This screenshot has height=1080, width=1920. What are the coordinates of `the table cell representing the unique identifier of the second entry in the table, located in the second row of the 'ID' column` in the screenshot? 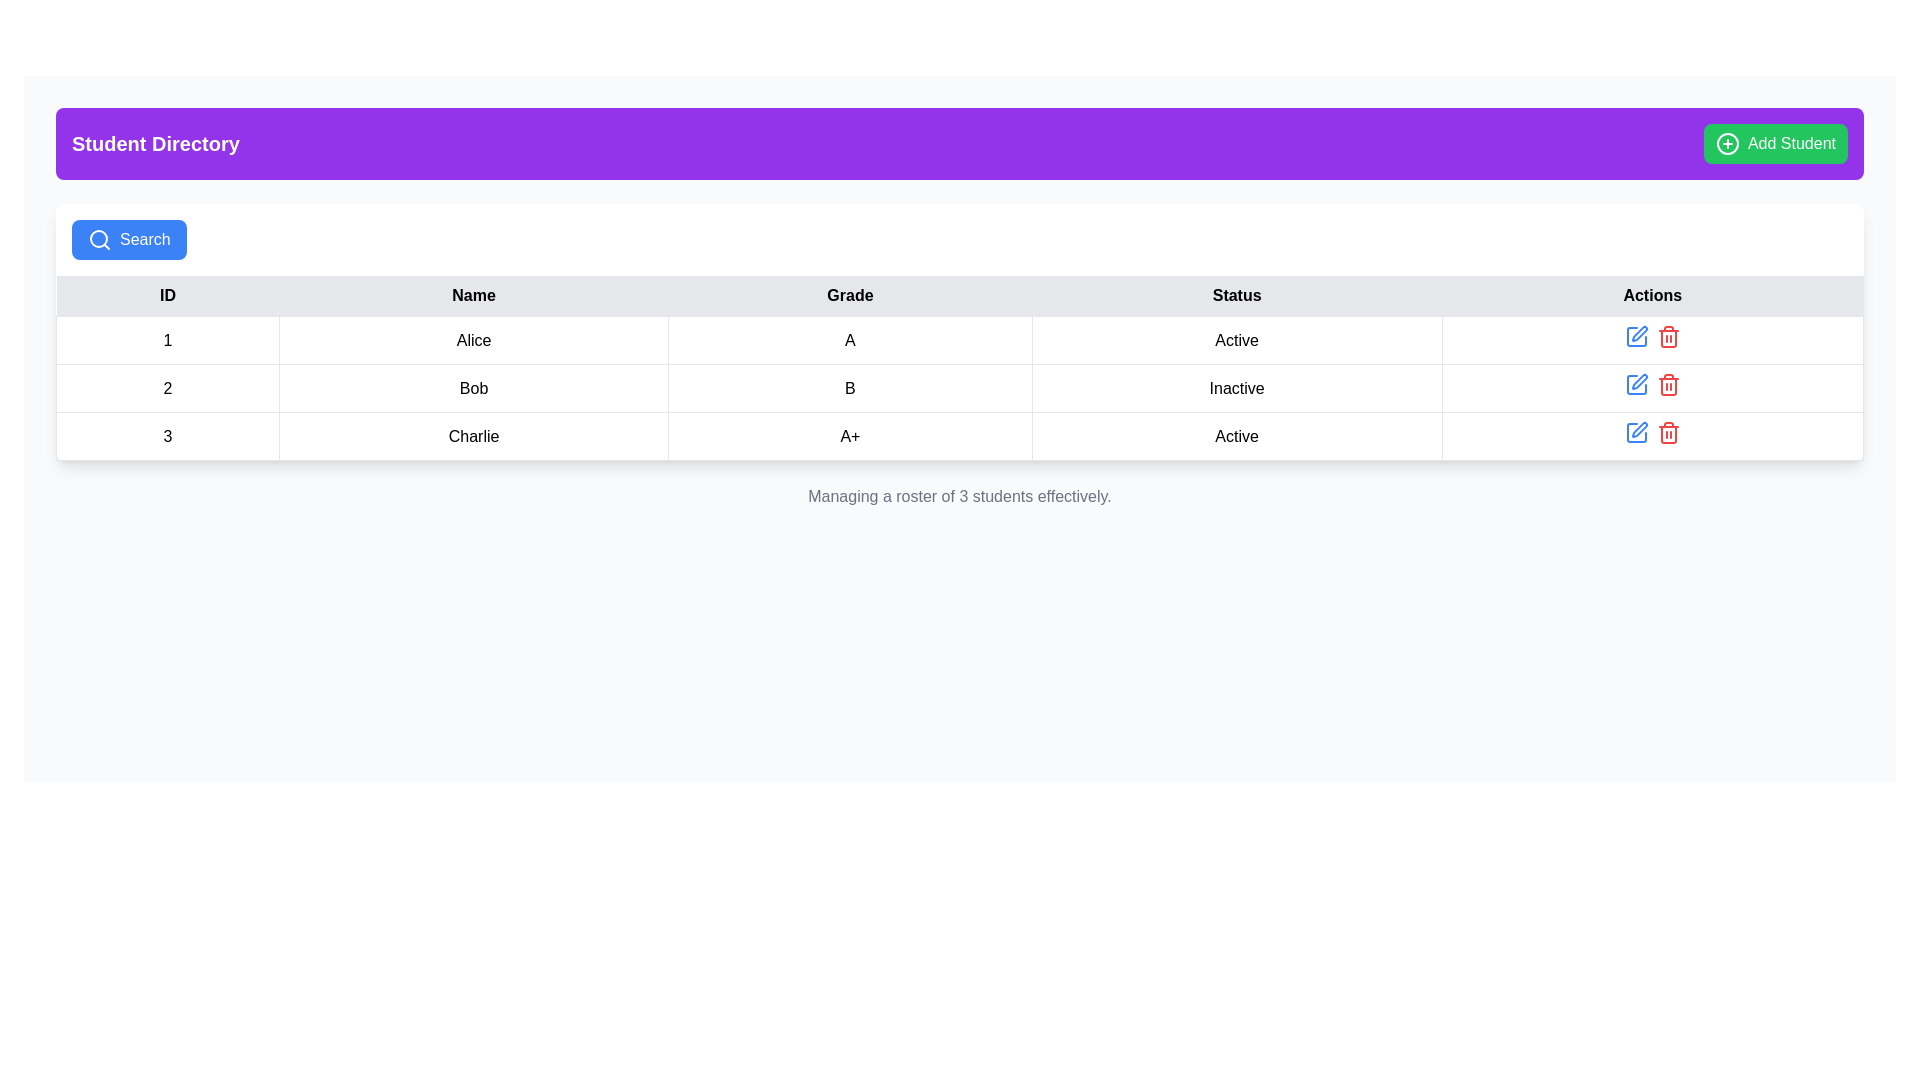 It's located at (168, 388).